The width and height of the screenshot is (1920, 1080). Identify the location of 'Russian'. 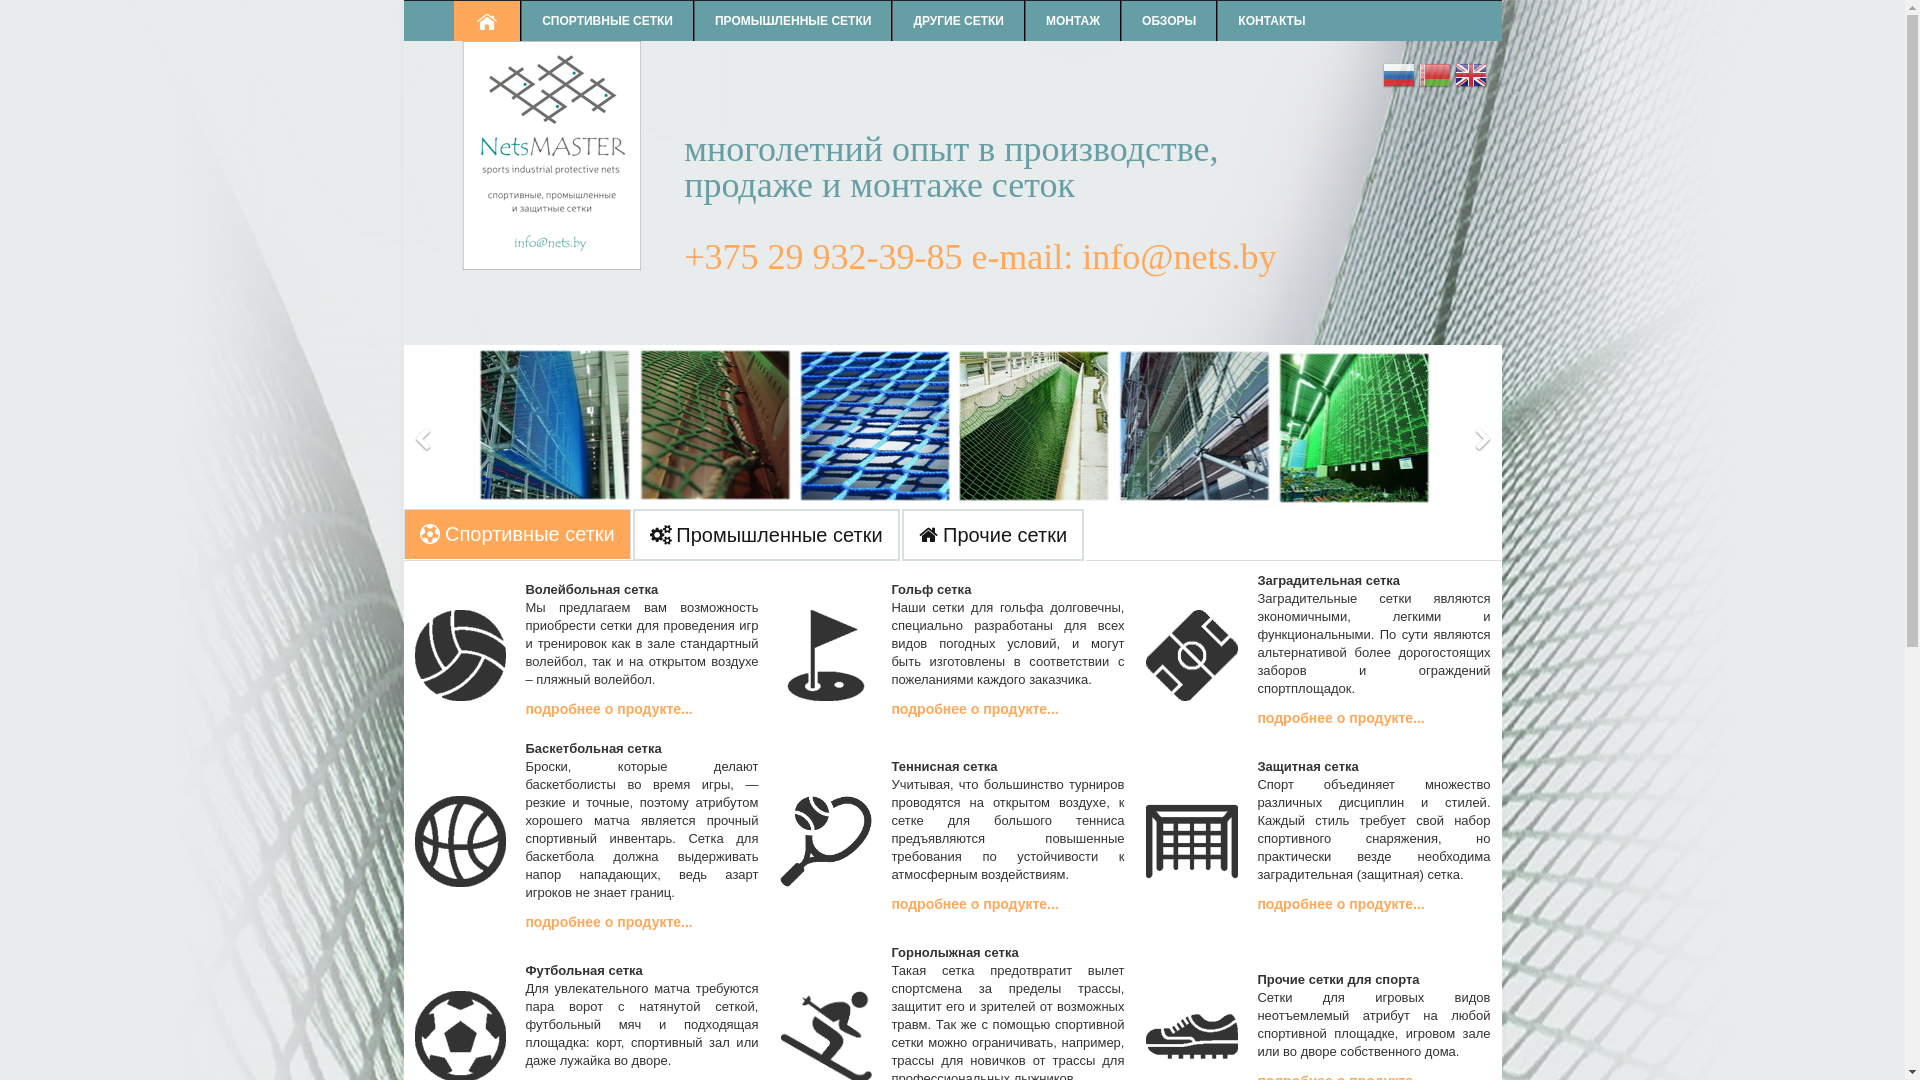
(1397, 76).